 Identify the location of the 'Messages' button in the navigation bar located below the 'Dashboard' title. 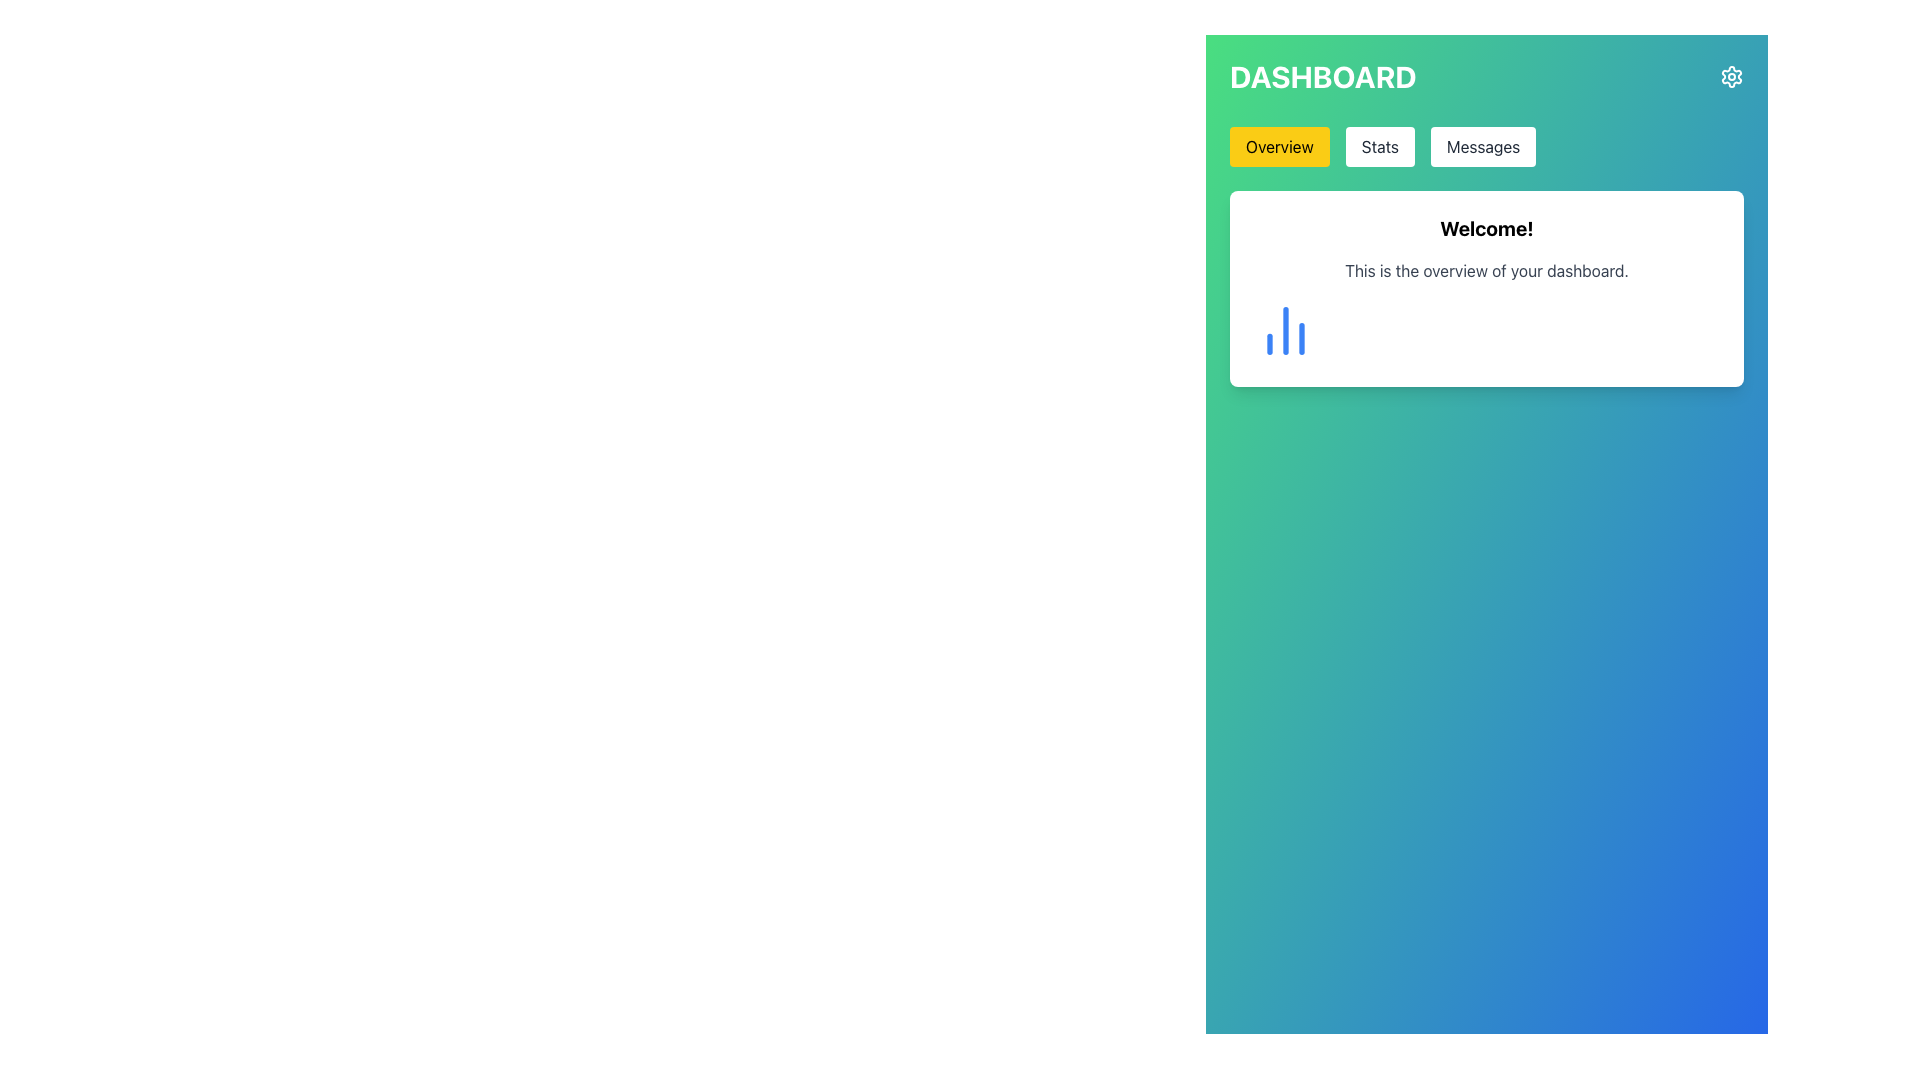
(1487, 145).